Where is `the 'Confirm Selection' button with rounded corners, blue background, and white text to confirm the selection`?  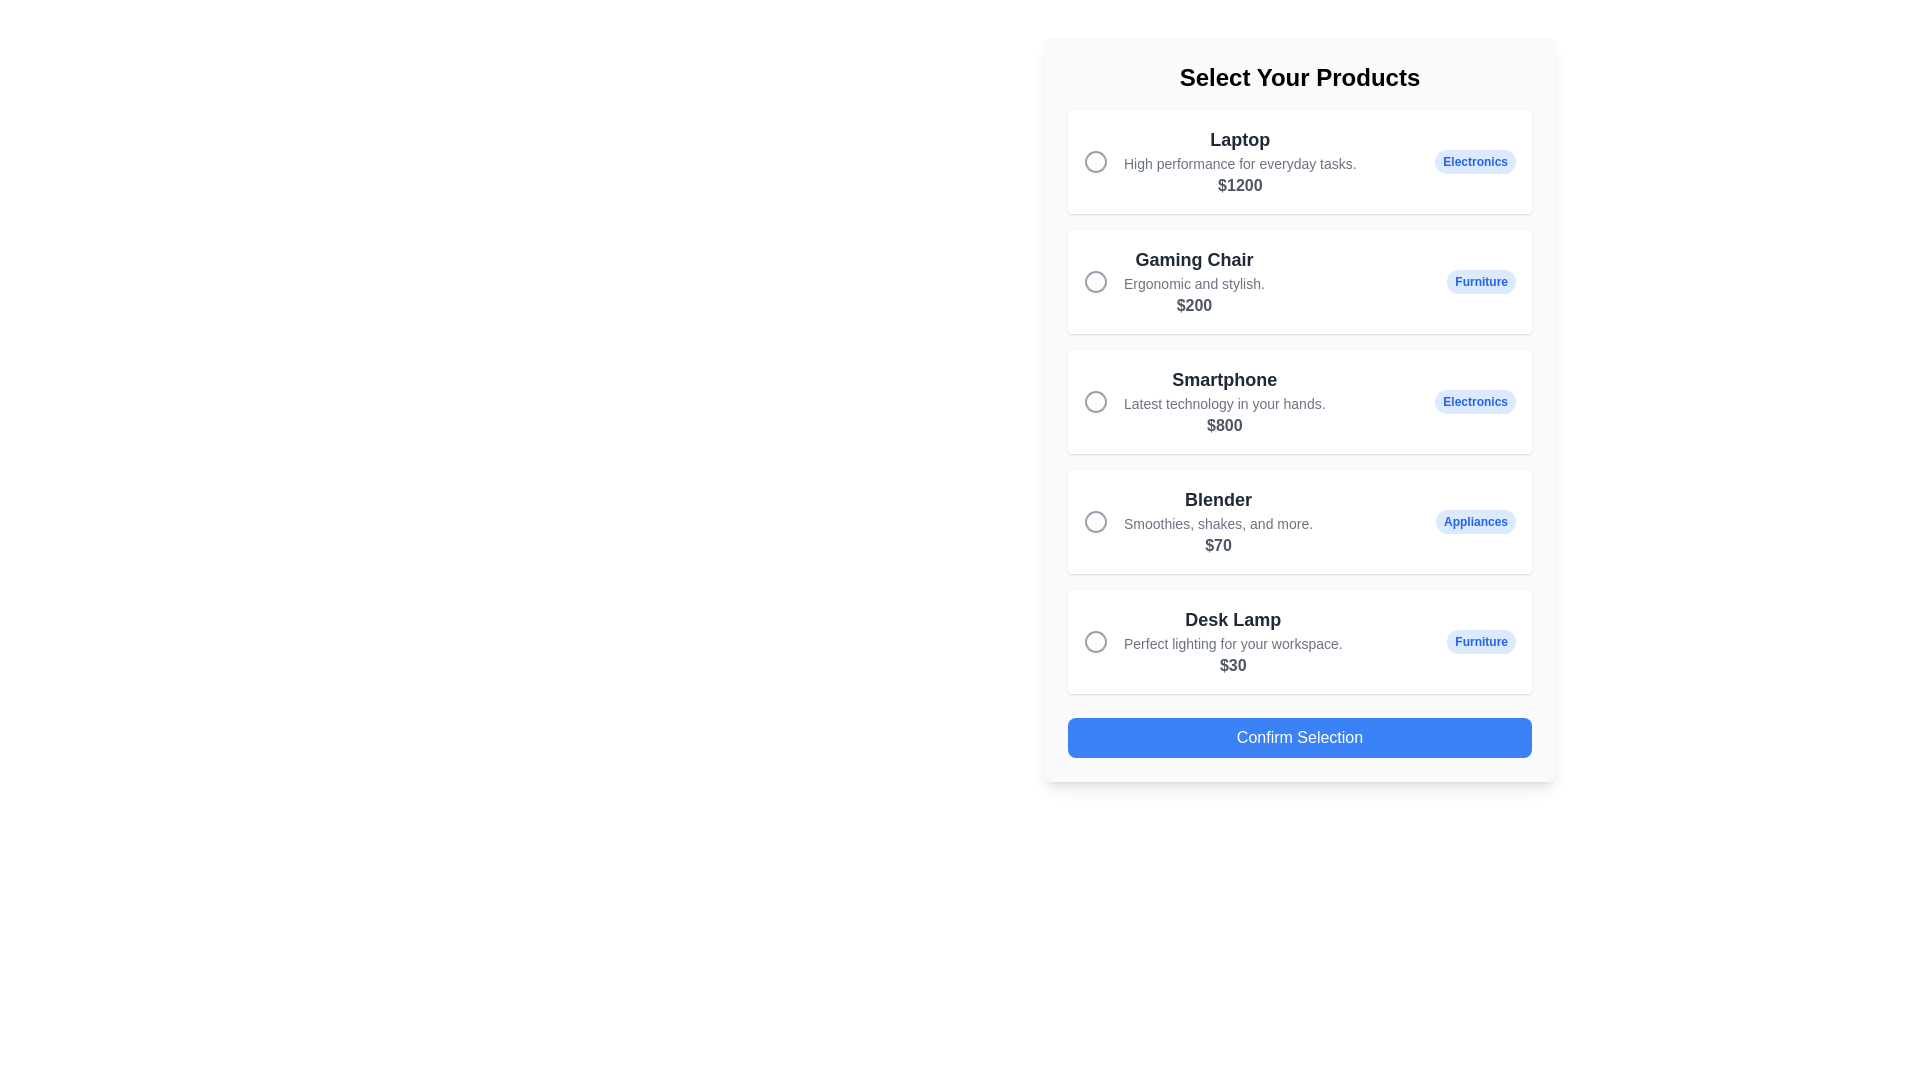
the 'Confirm Selection' button with rounded corners, blue background, and white text to confirm the selection is located at coordinates (1300, 737).